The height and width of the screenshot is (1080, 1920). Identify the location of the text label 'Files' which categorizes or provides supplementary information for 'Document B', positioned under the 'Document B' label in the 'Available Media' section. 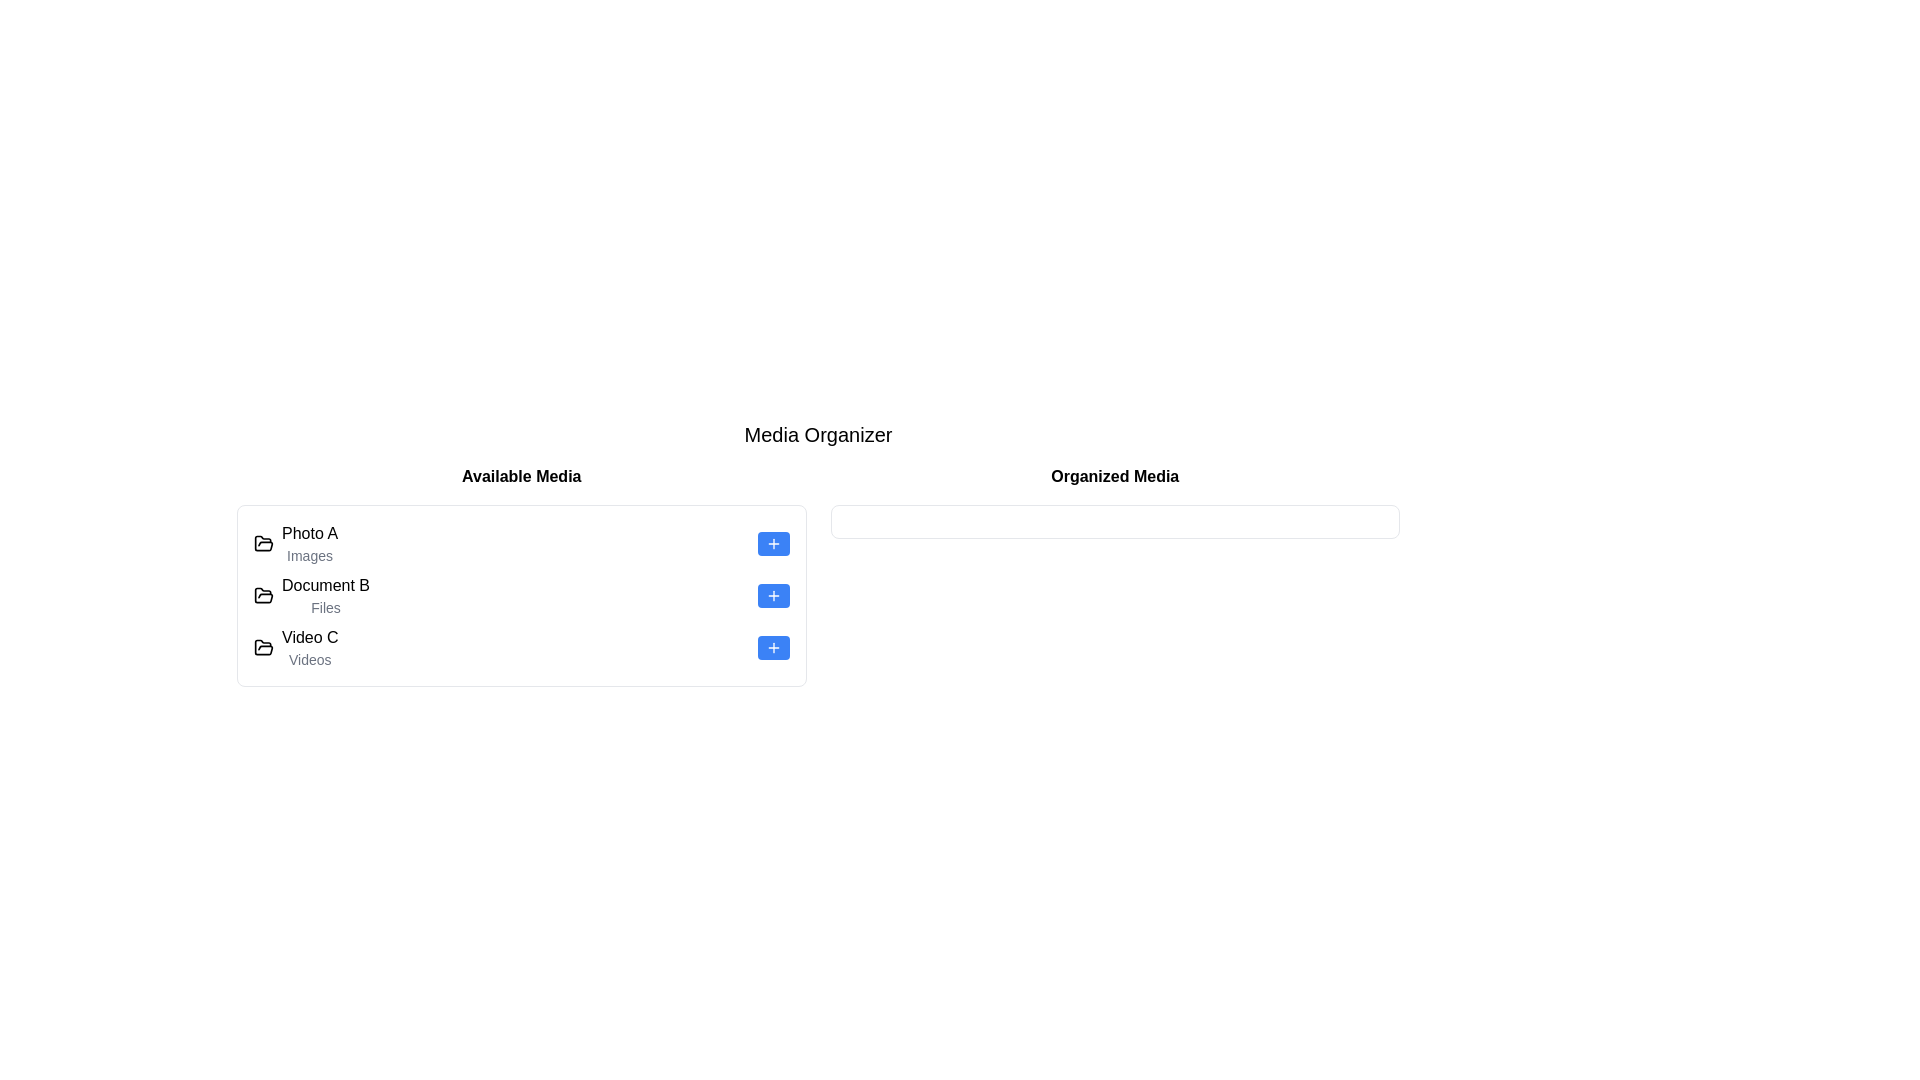
(326, 607).